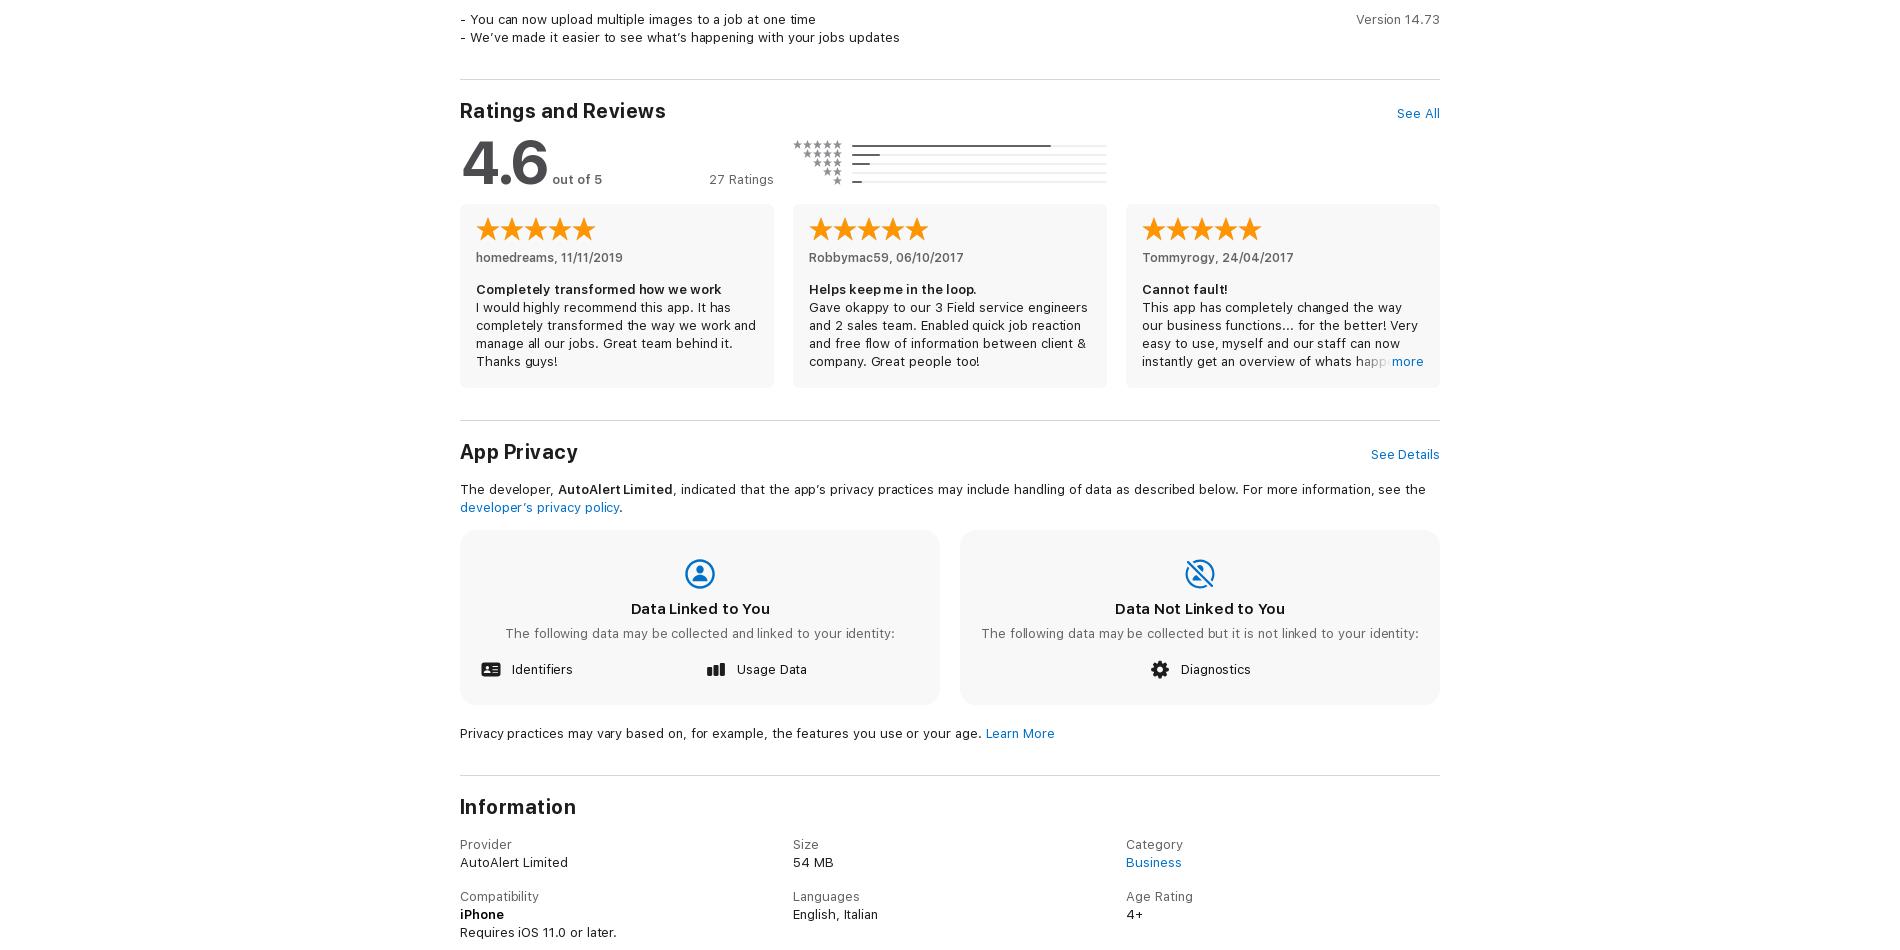  Describe the element at coordinates (477, 933) in the screenshot. I see `'Radar'` at that location.